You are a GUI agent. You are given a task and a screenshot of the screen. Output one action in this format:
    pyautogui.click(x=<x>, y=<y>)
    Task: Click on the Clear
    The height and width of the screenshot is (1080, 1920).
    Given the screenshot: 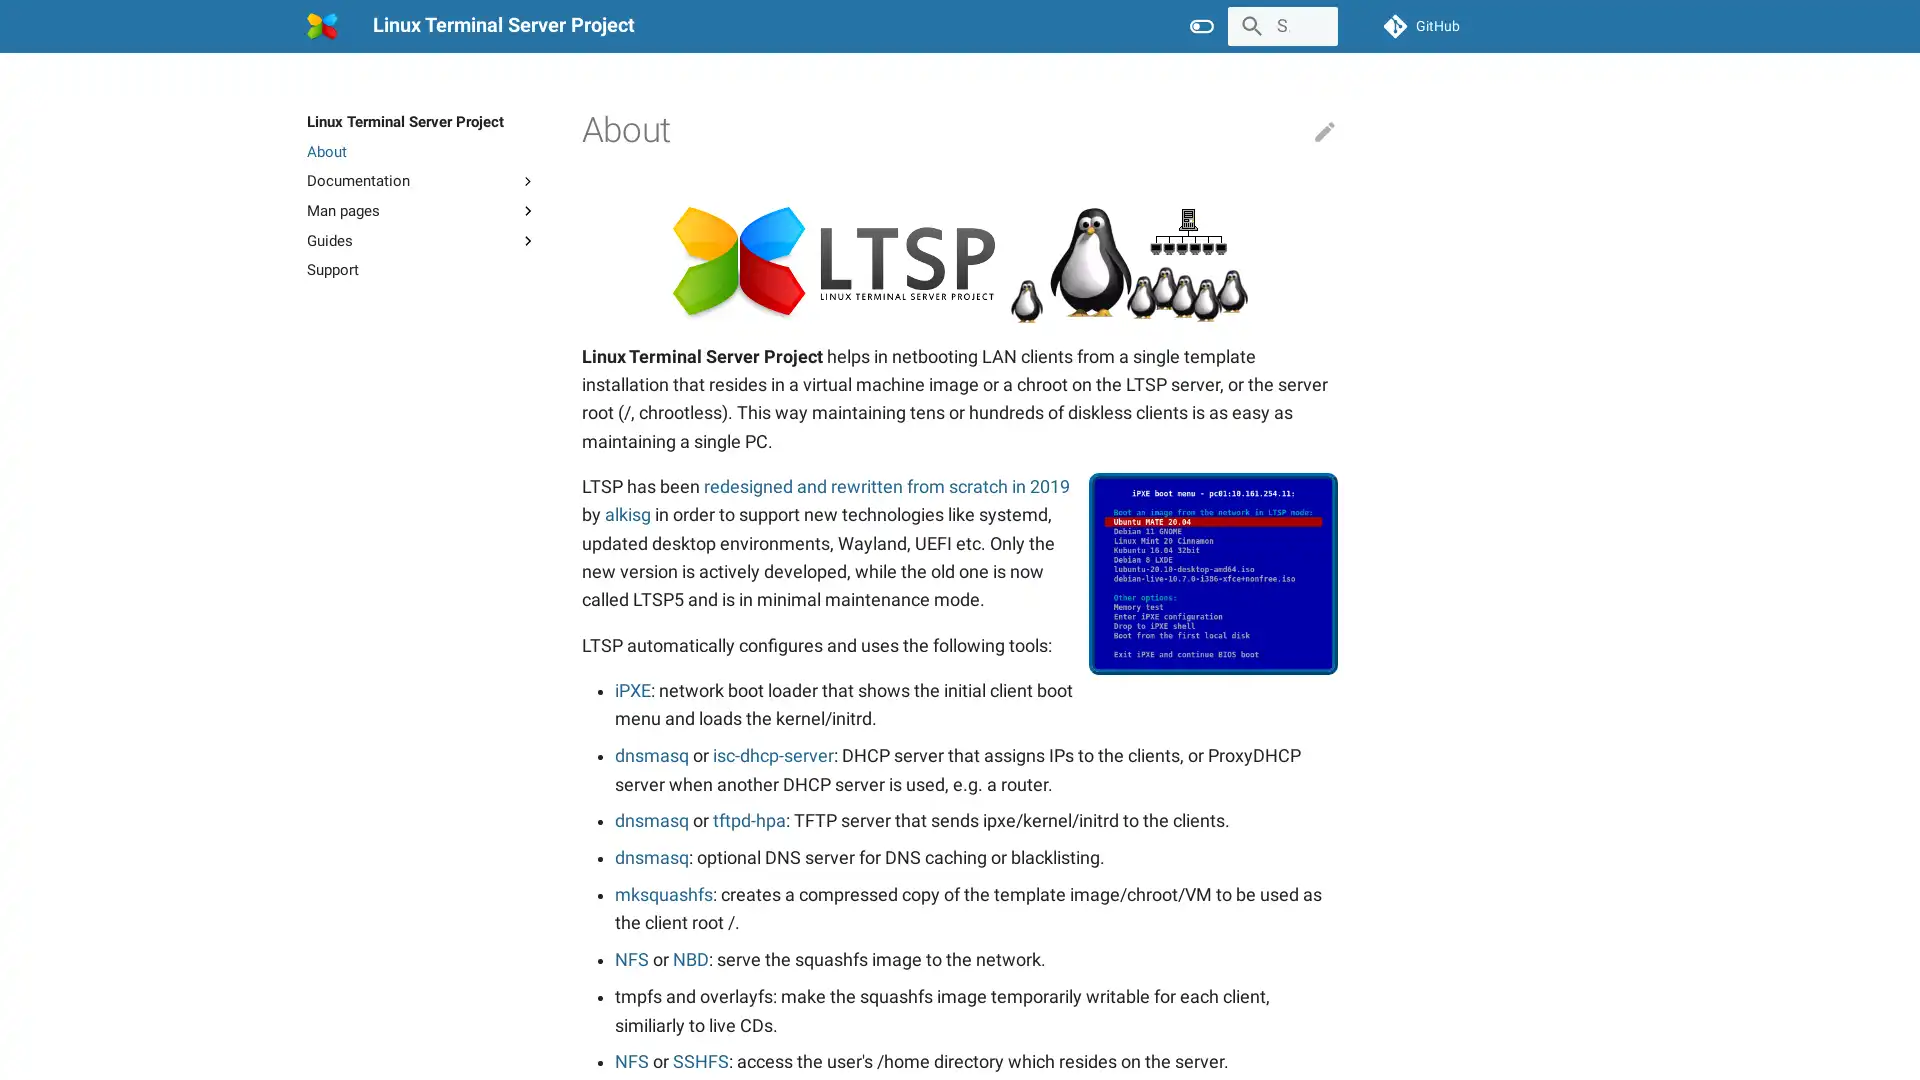 What is the action you would take?
    pyautogui.click(x=1314, y=26)
    